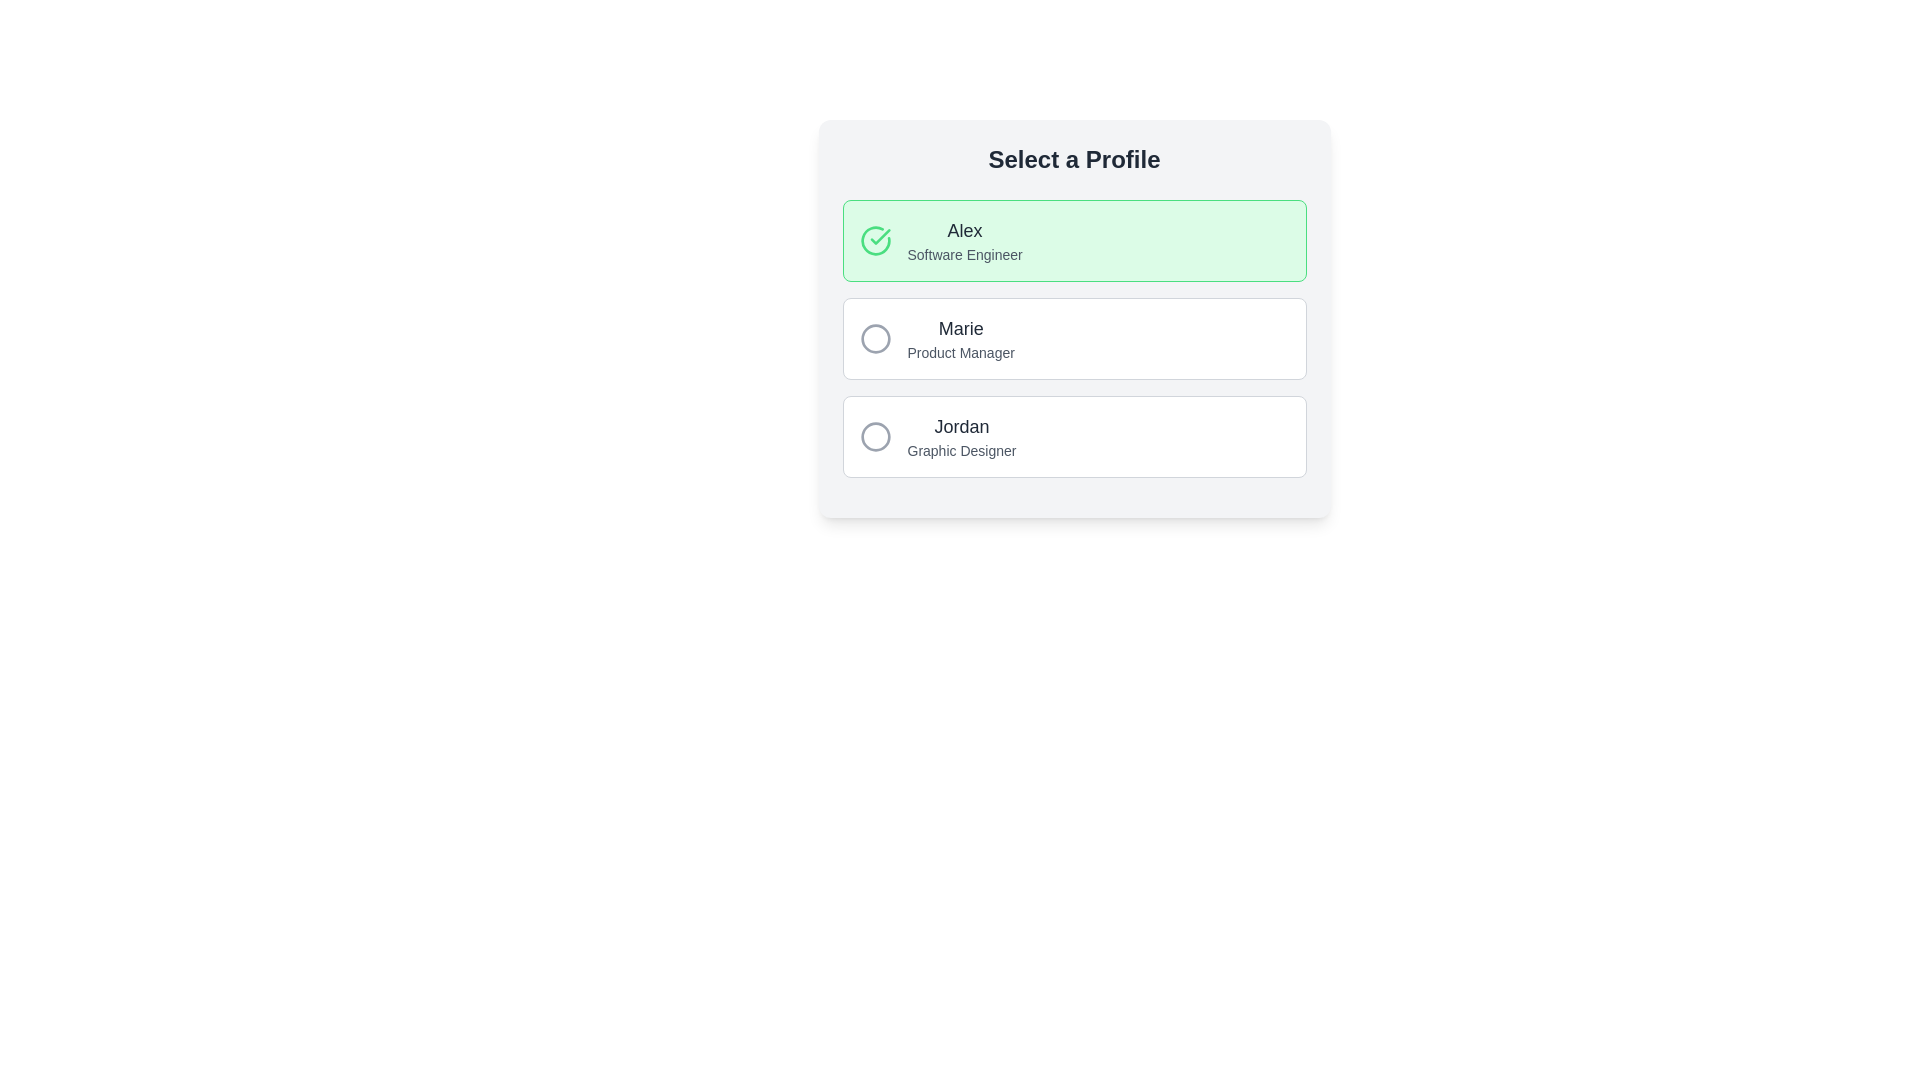 This screenshot has height=1080, width=1920. What do you see at coordinates (965, 253) in the screenshot?
I see `the text label displaying 'Software Engineer', which is located below the name 'Alex' within a green-highlighted profile card` at bounding box center [965, 253].